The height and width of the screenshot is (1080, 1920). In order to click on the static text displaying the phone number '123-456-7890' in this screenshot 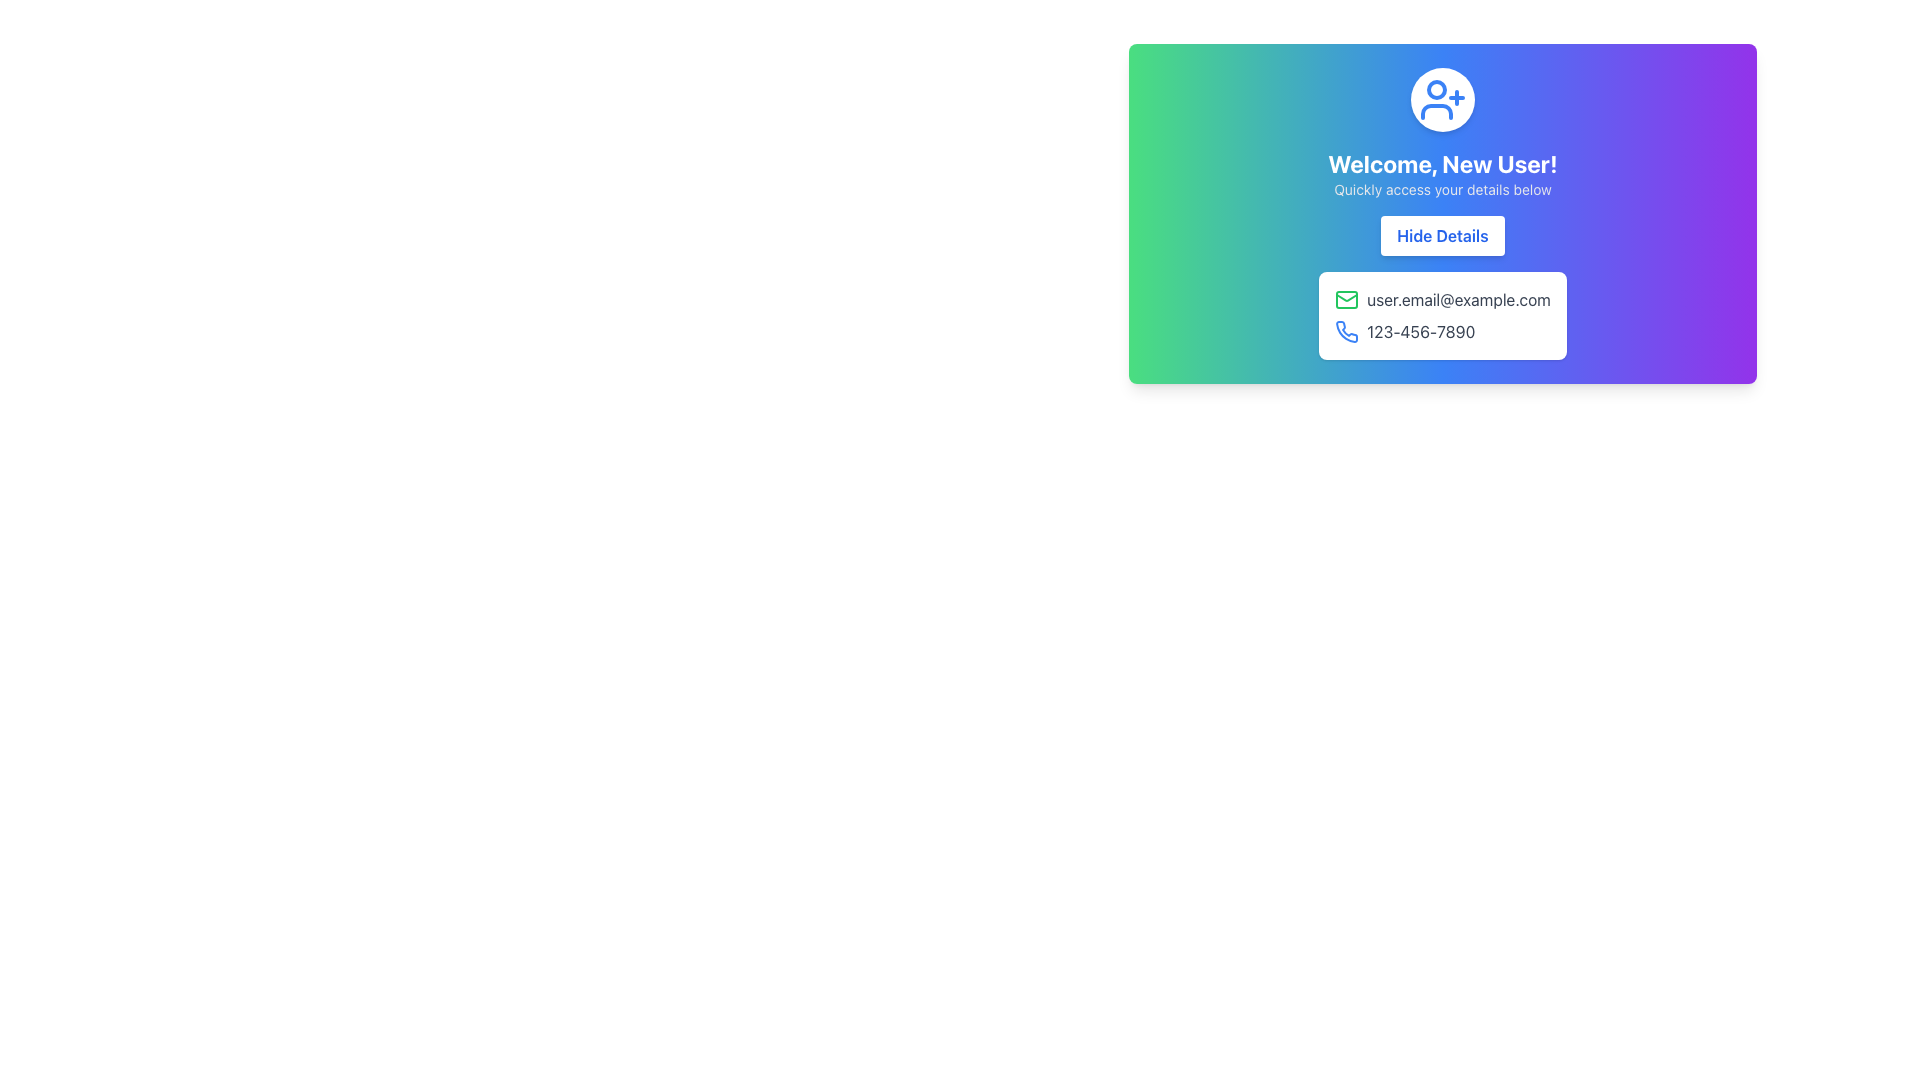, I will do `click(1443, 330)`.